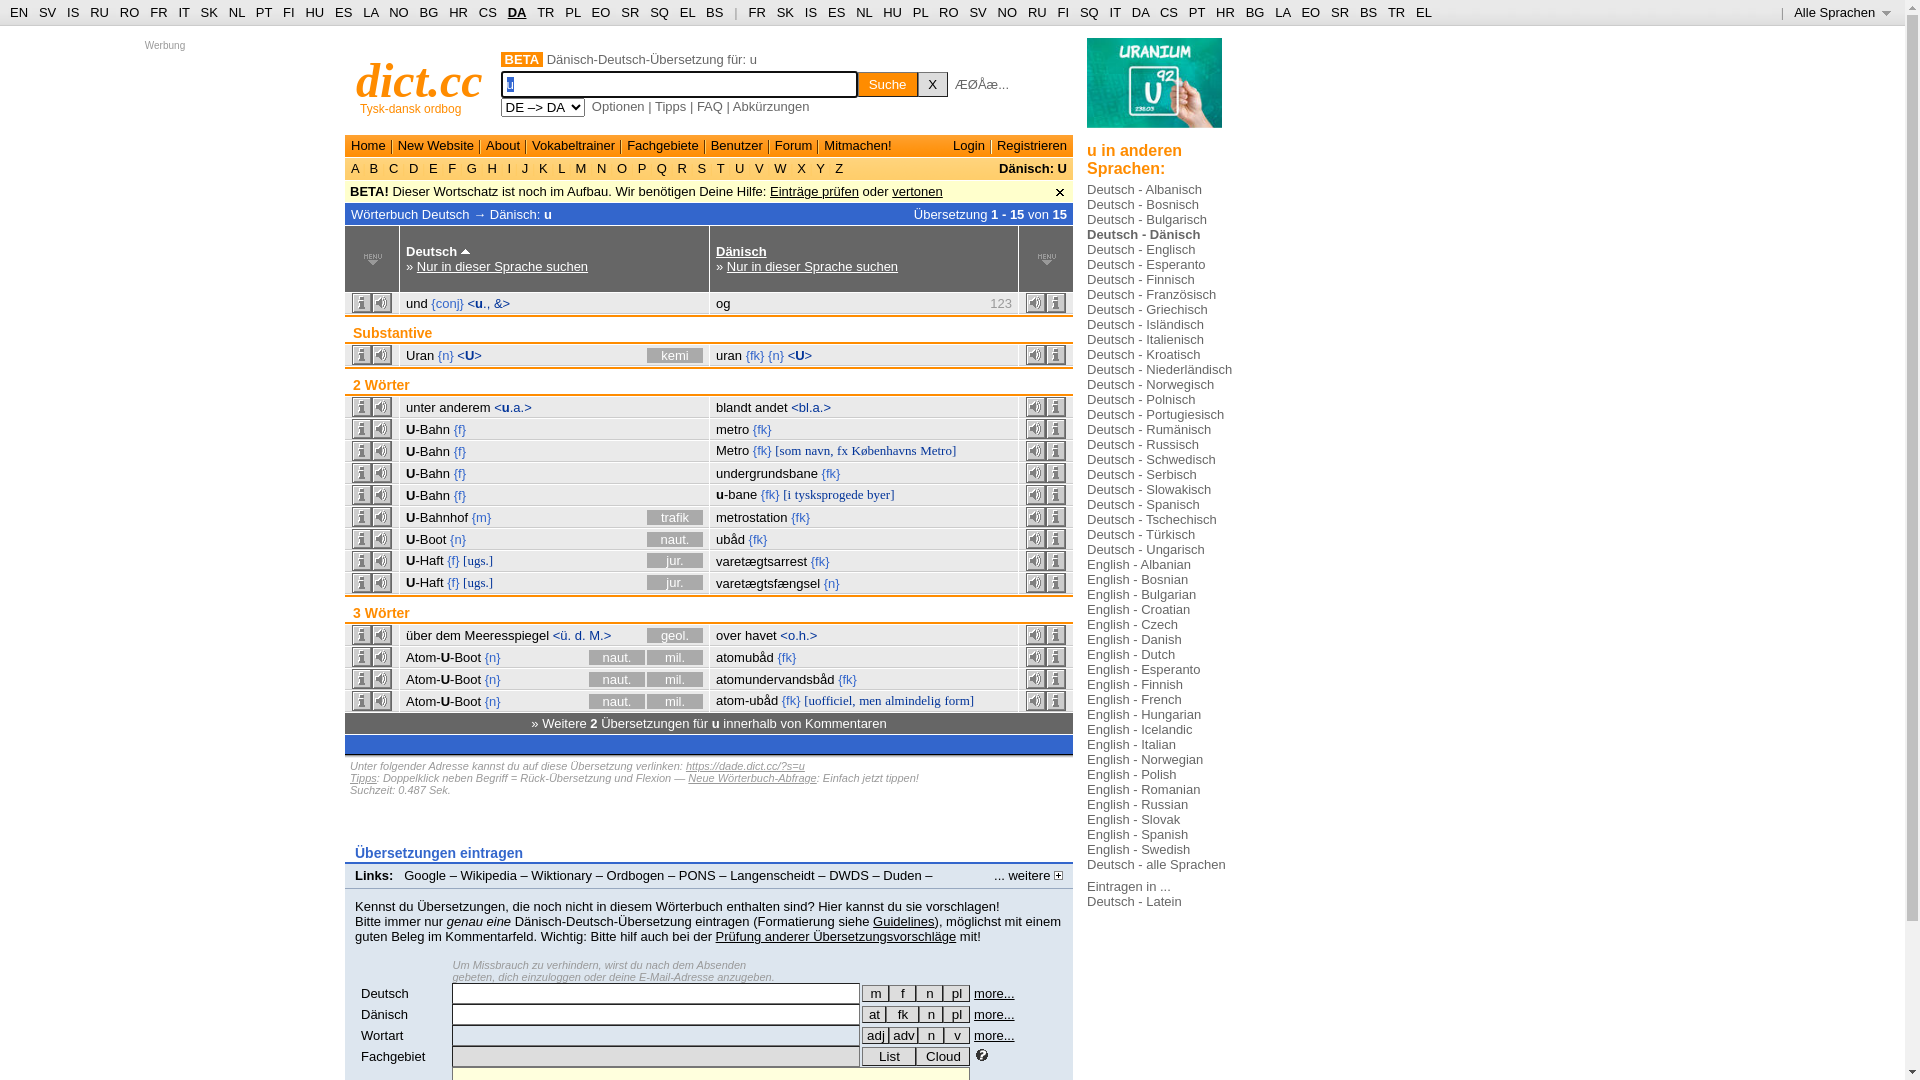 The height and width of the screenshot is (1080, 1920). Describe the element at coordinates (919, 12) in the screenshot. I see `'PL'` at that location.